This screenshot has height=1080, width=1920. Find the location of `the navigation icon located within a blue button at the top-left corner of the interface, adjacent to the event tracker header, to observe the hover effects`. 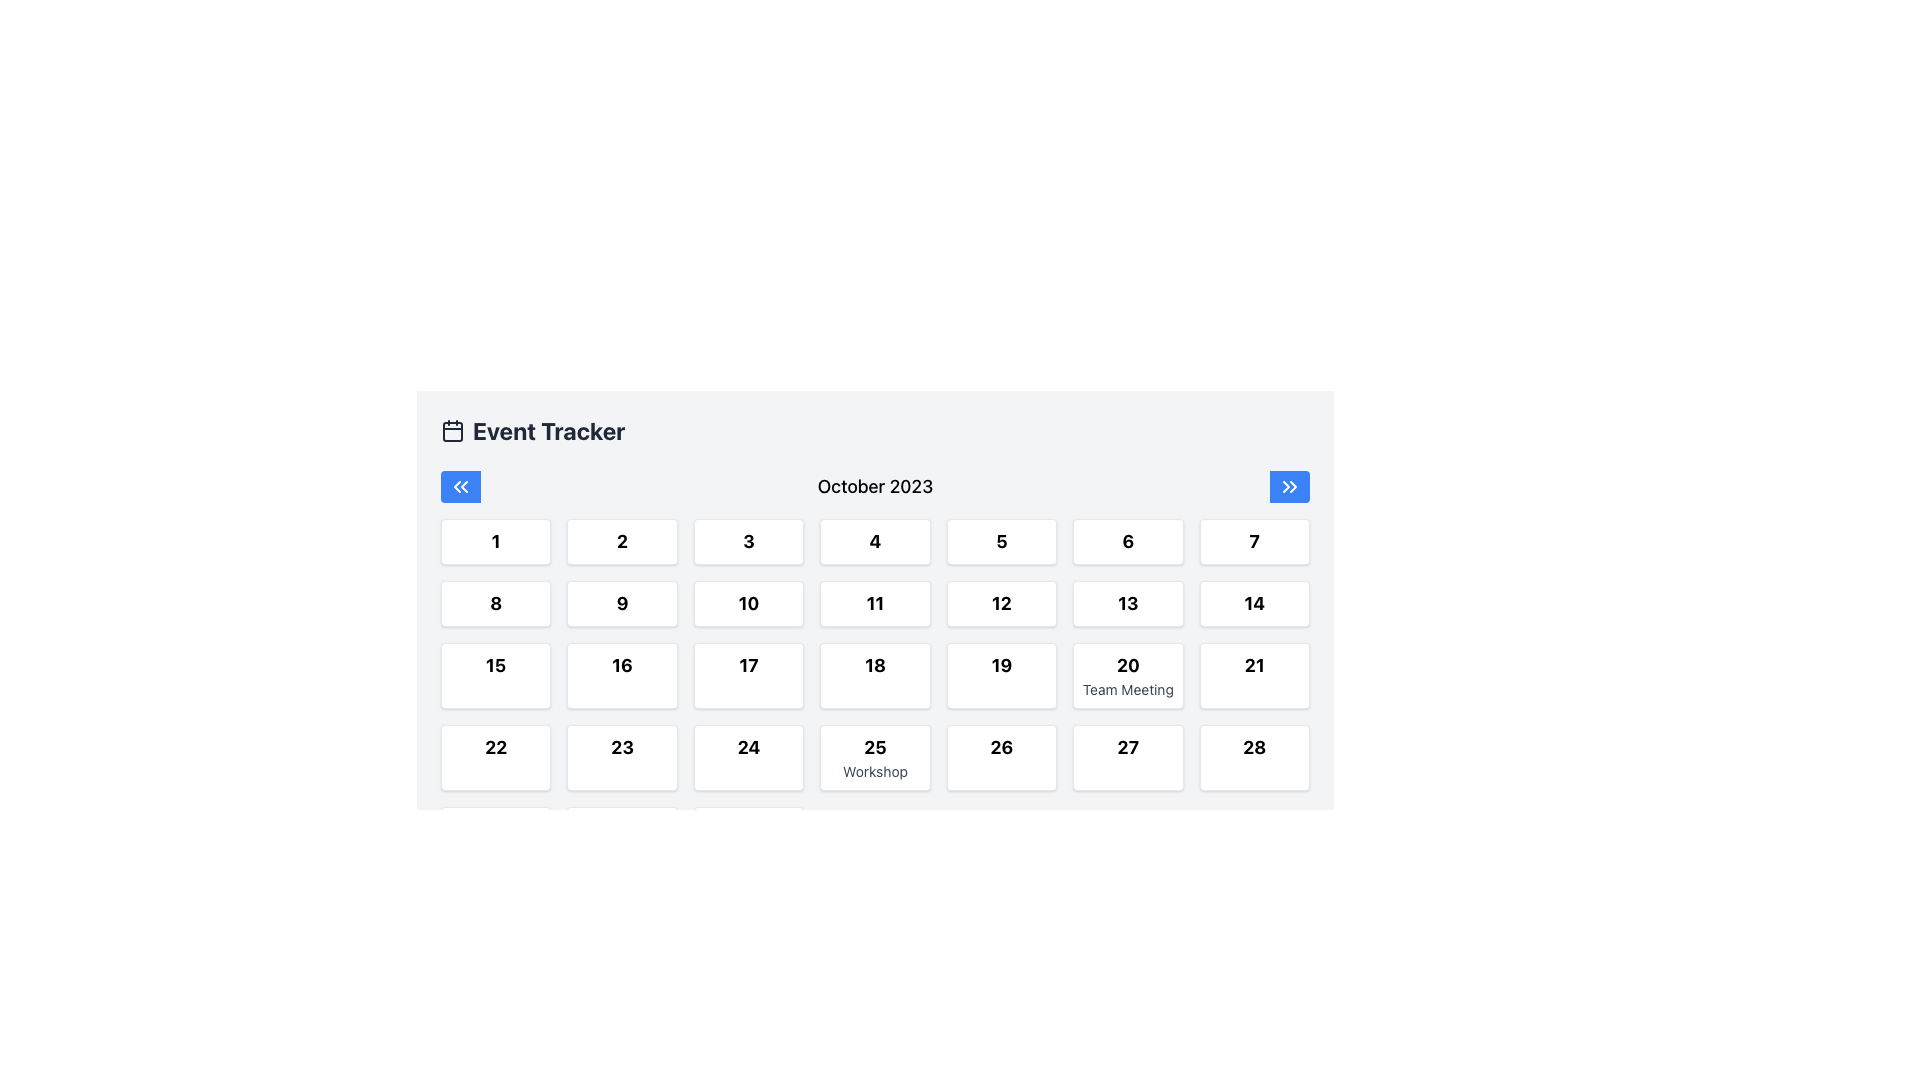

the navigation icon located within a blue button at the top-left corner of the interface, adjacent to the event tracker header, to observe the hover effects is located at coordinates (459, 486).